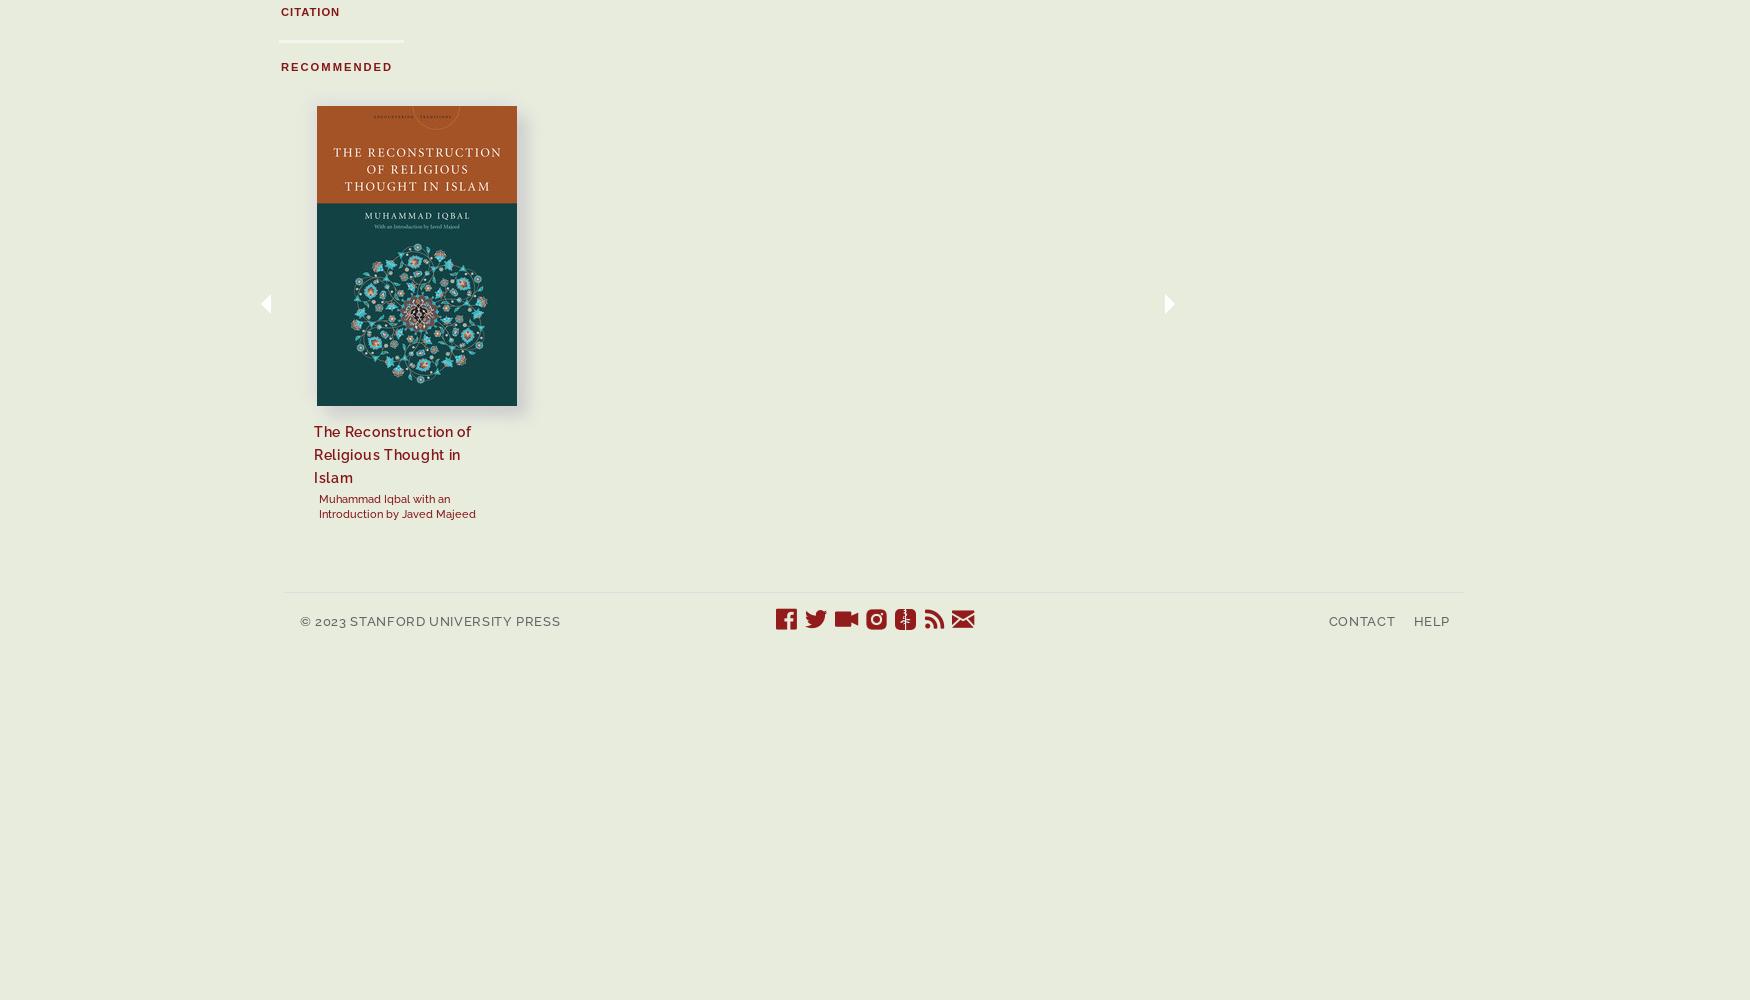 The image size is (1750, 1000). What do you see at coordinates (391, 453) in the screenshot?
I see `'The Reconstruction of Religious Thought in Islam'` at bounding box center [391, 453].